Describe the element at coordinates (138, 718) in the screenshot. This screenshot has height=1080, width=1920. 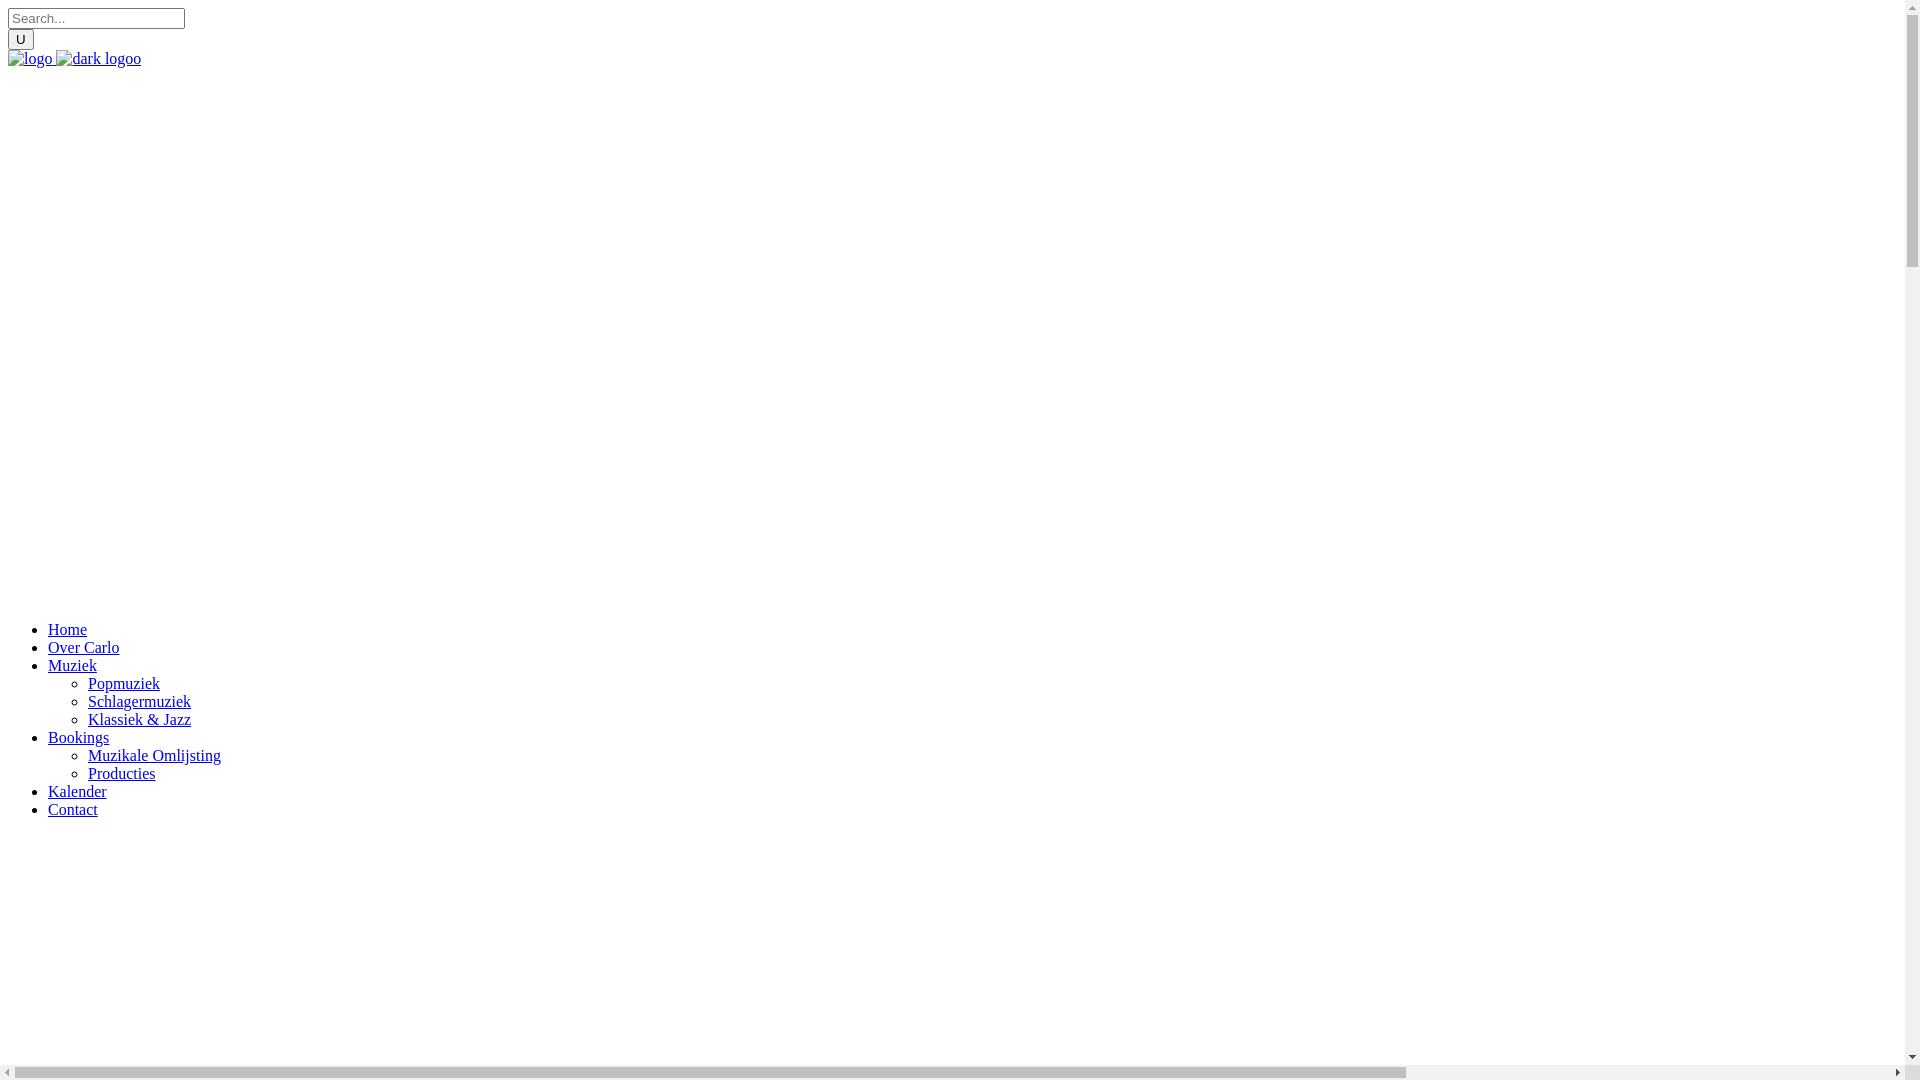
I see `'Klassiek & Jazz'` at that location.